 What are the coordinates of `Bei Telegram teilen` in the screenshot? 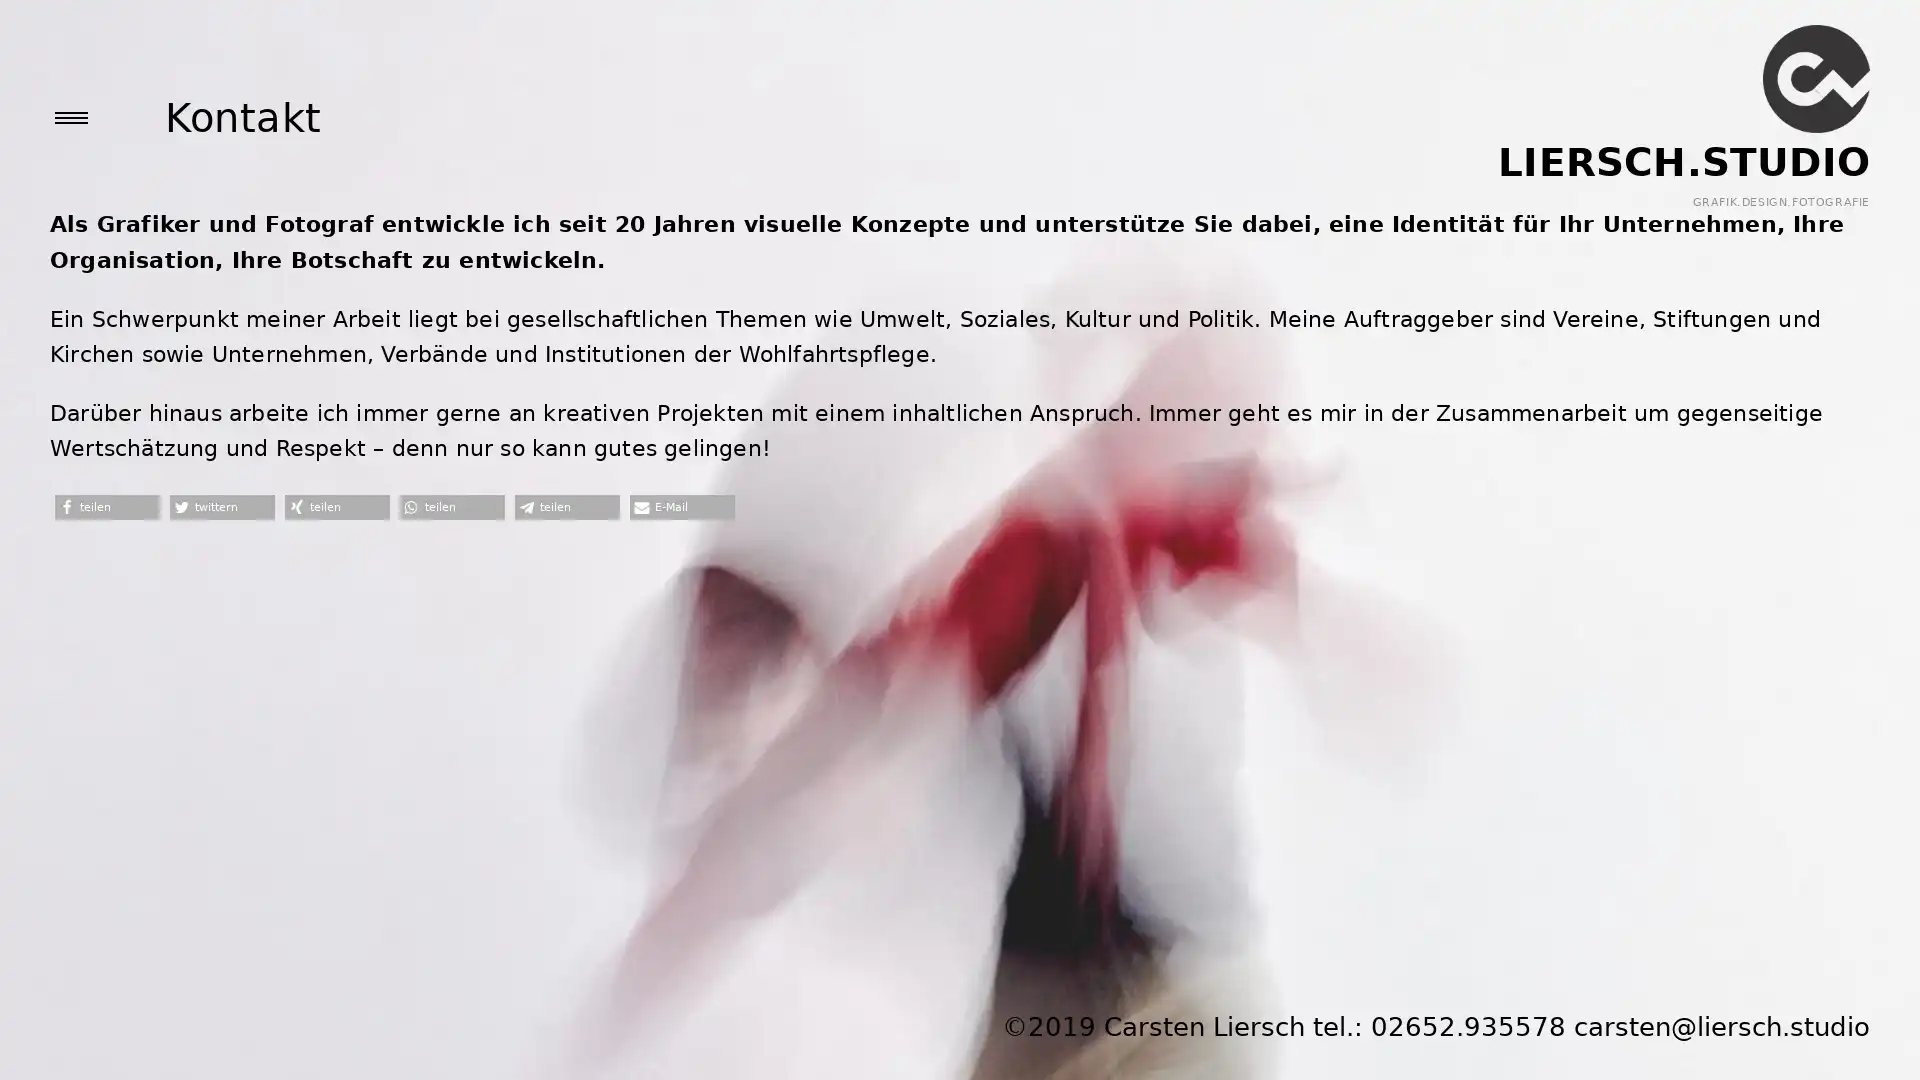 It's located at (566, 751).